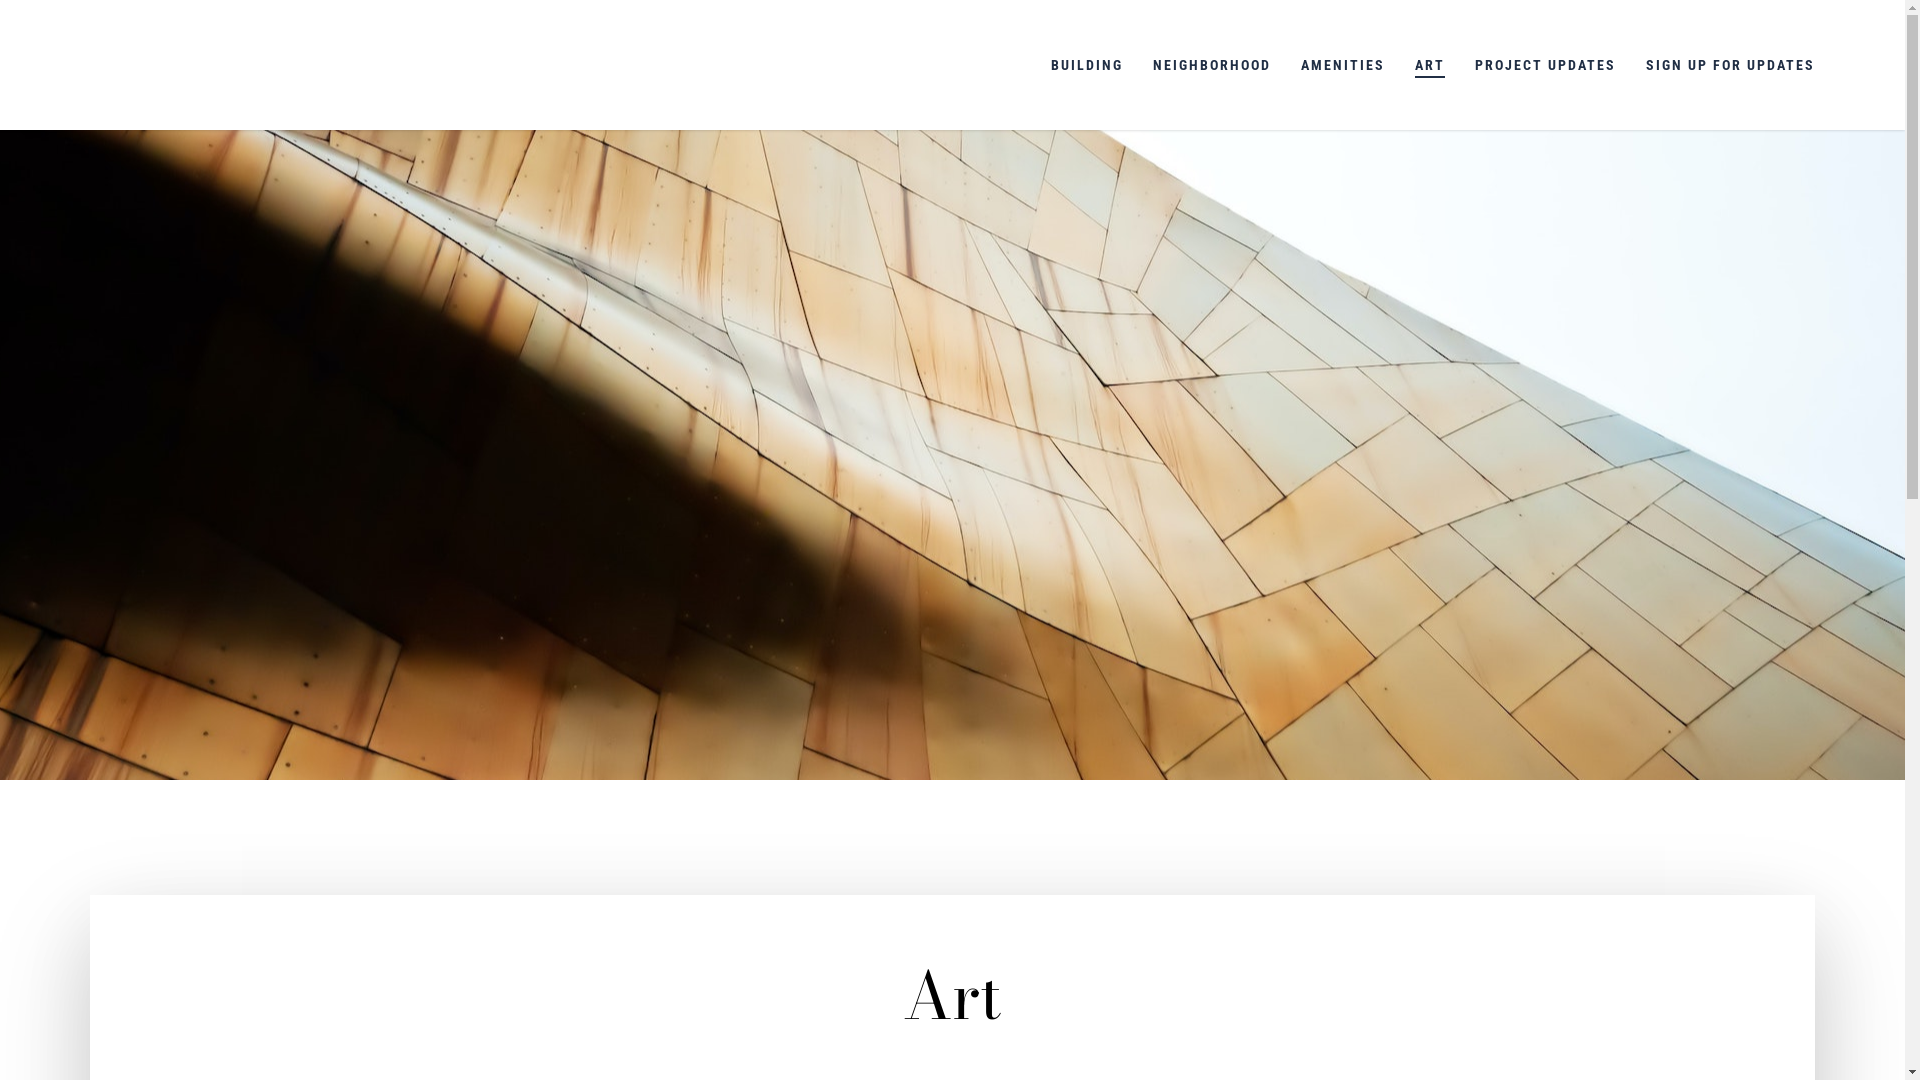  What do you see at coordinates (1429, 64) in the screenshot?
I see `'ART'` at bounding box center [1429, 64].